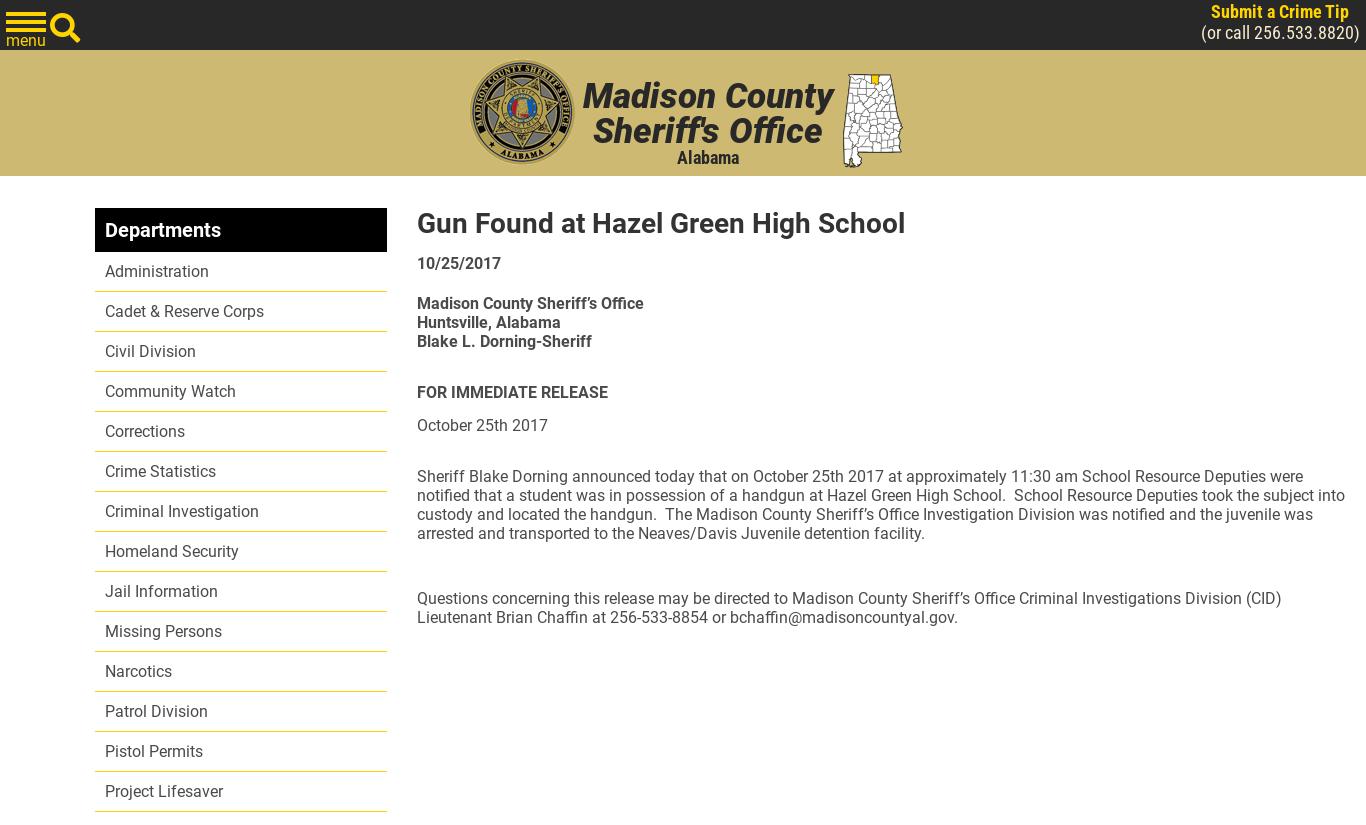  What do you see at coordinates (155, 710) in the screenshot?
I see `'Patrol Division'` at bounding box center [155, 710].